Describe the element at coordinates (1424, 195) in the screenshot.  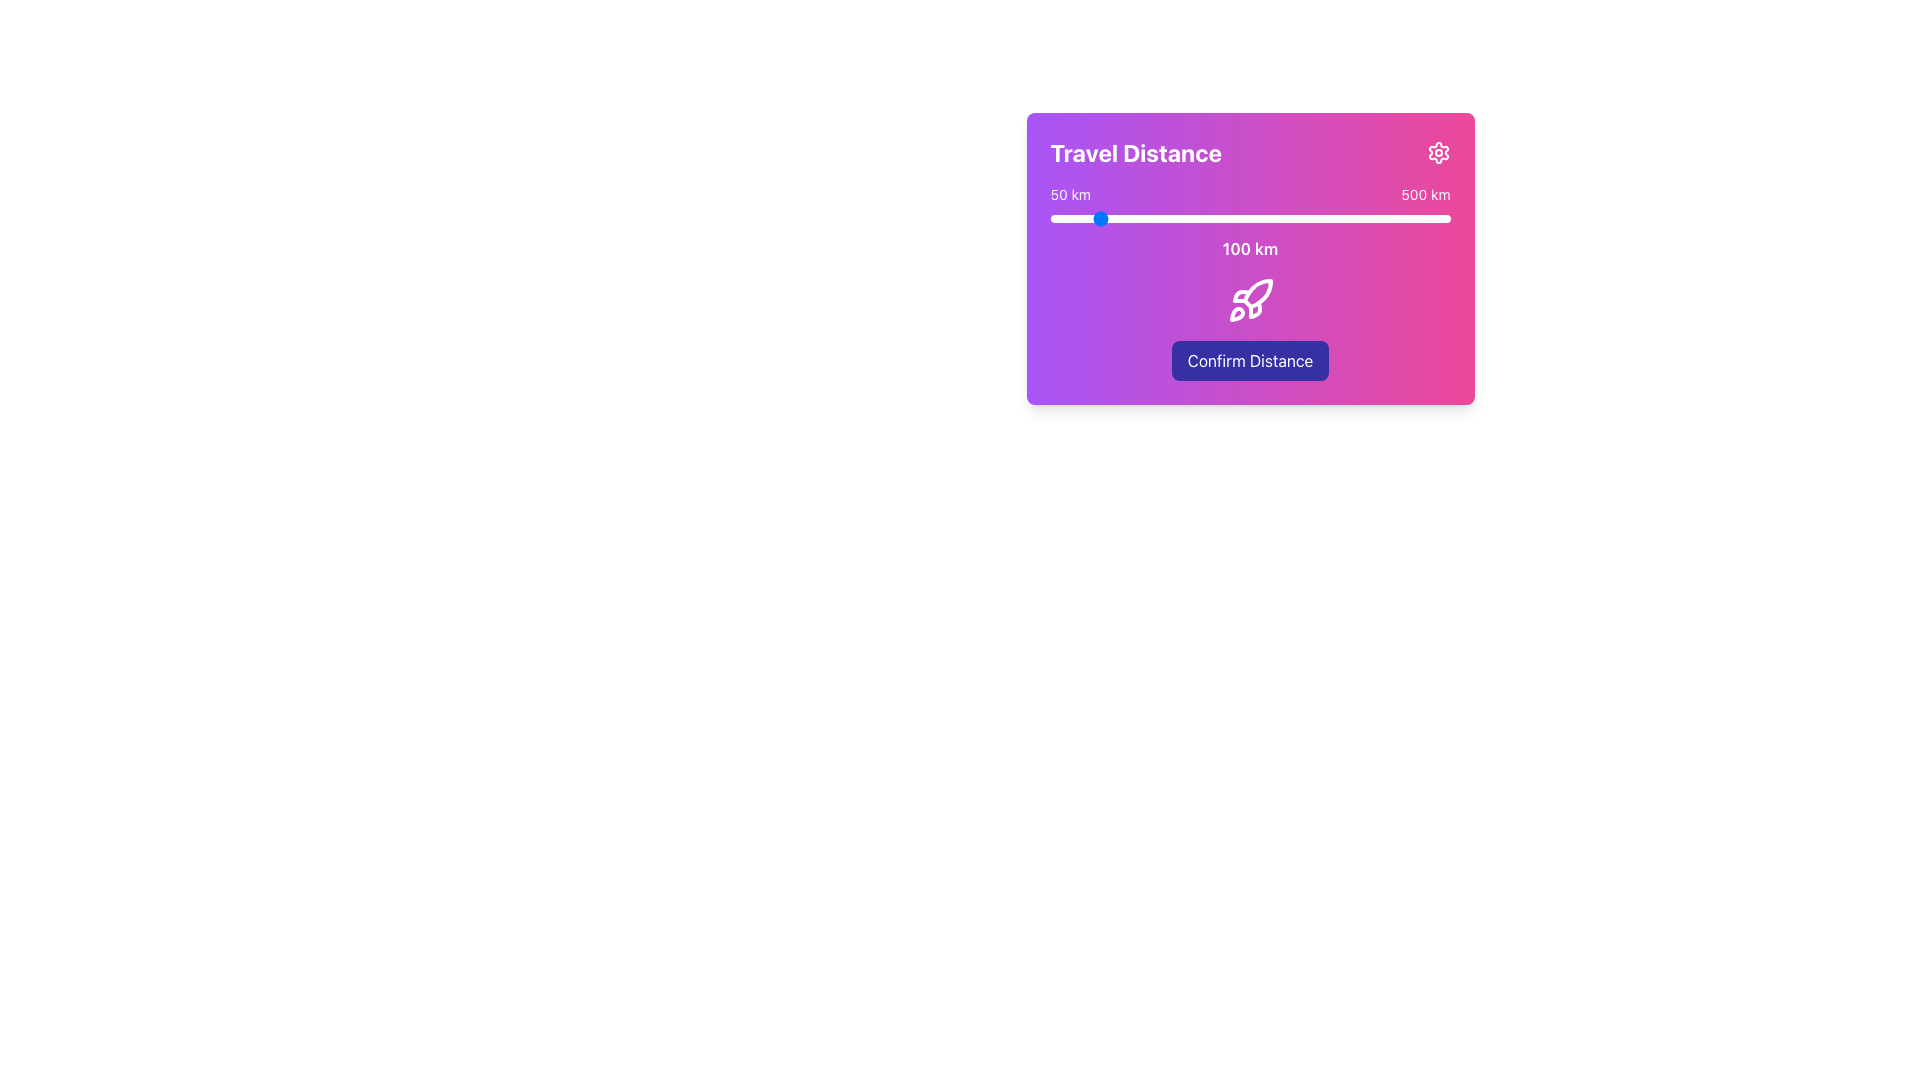
I see `the static text label displaying '500 km' in white font against a pink gradient background, located in the upper right corner of the 'Travel Distance' box` at that location.